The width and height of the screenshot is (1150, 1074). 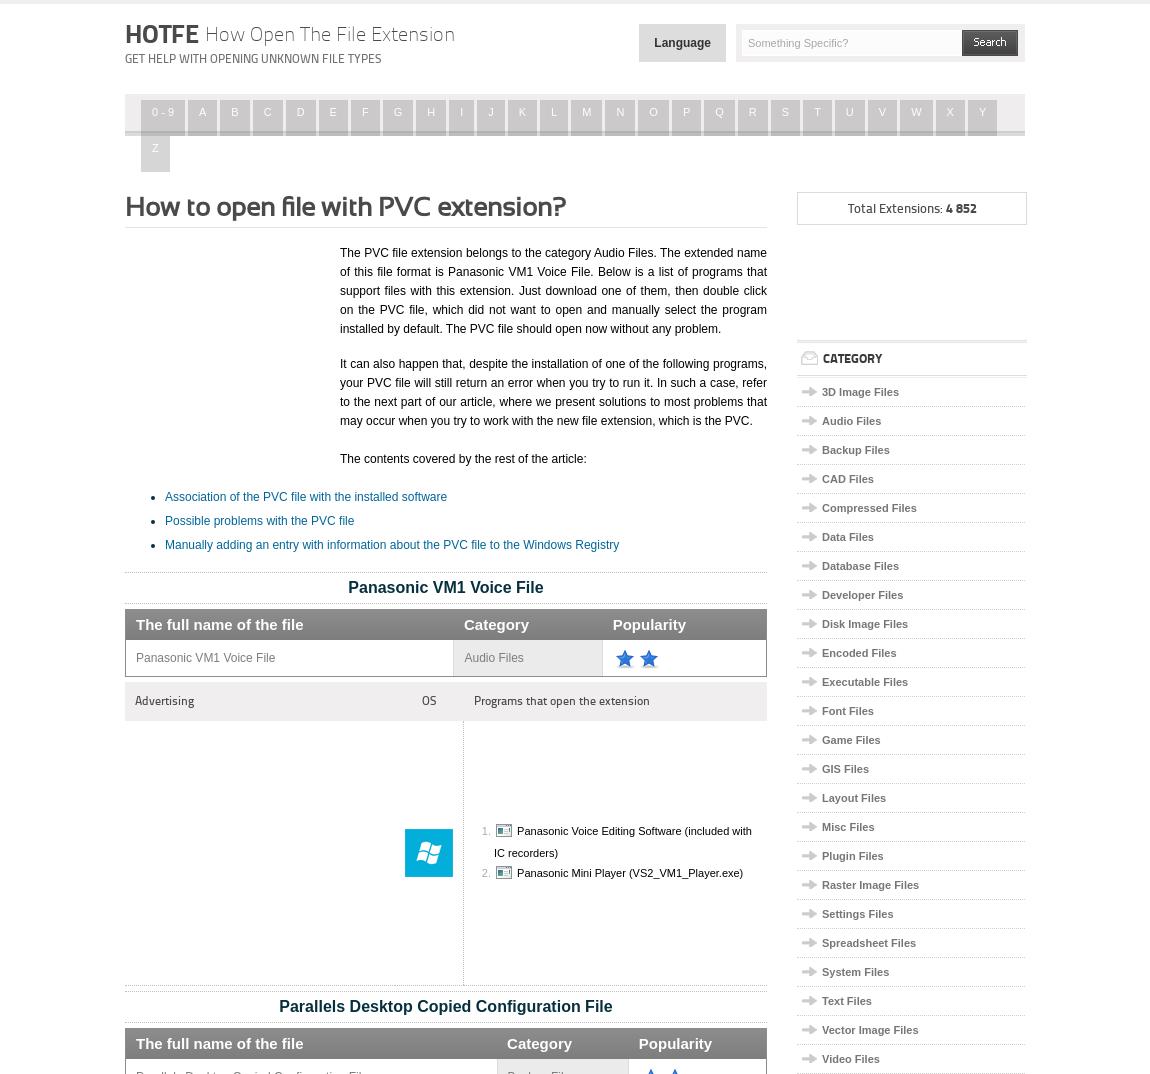 What do you see at coordinates (462, 458) in the screenshot?
I see `'The contents covered by the rest of the article:'` at bounding box center [462, 458].